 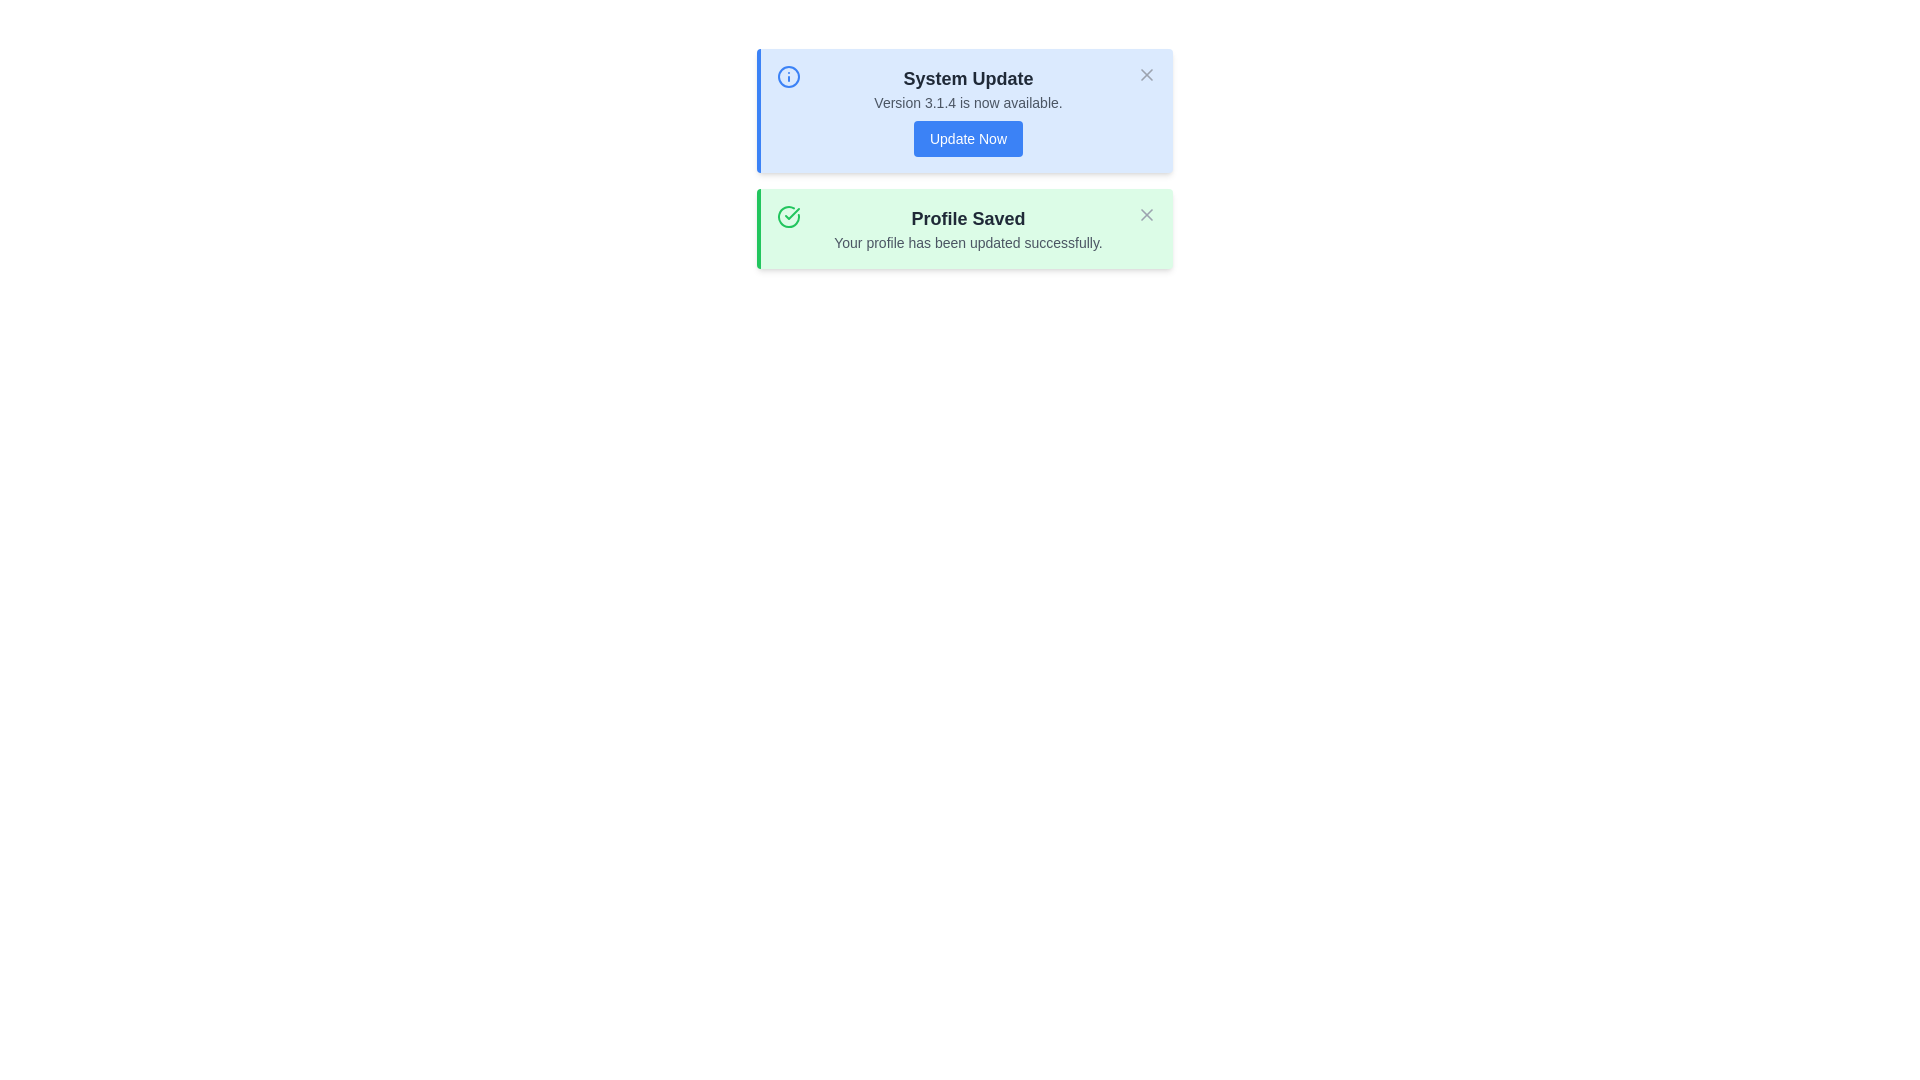 I want to click on the small gray 'X' button located at the top-right corner of the green notification card titled 'Profile Saved' to change its appearance, so click(x=1146, y=215).